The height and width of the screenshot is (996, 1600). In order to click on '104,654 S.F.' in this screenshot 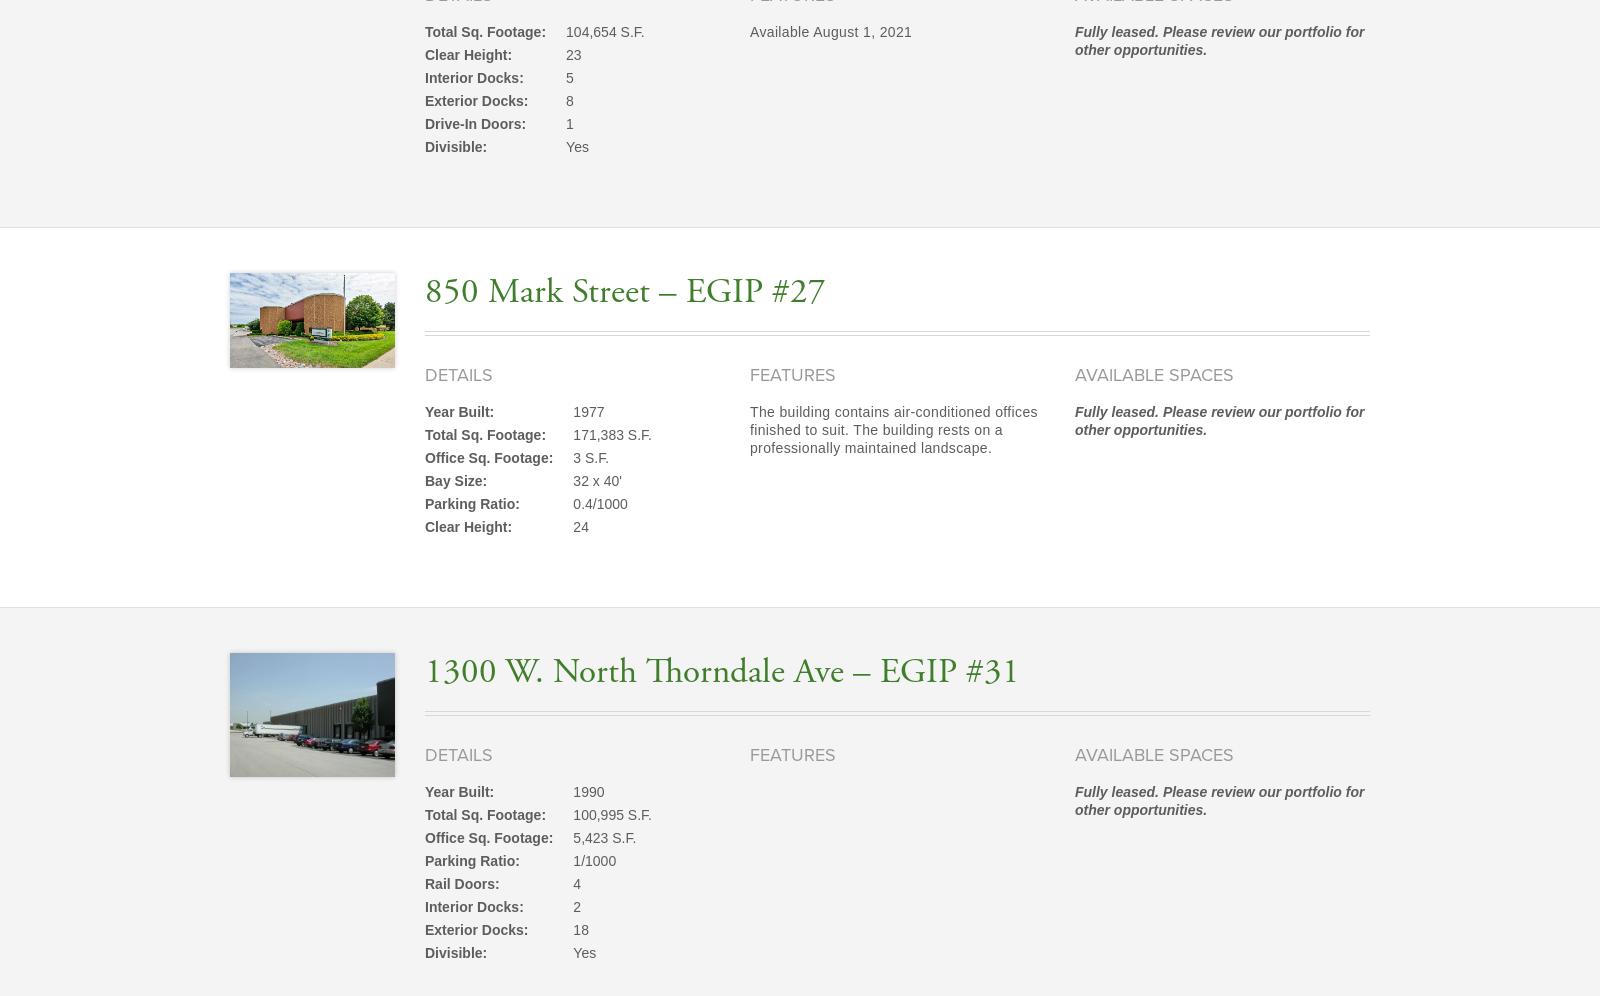, I will do `click(604, 31)`.